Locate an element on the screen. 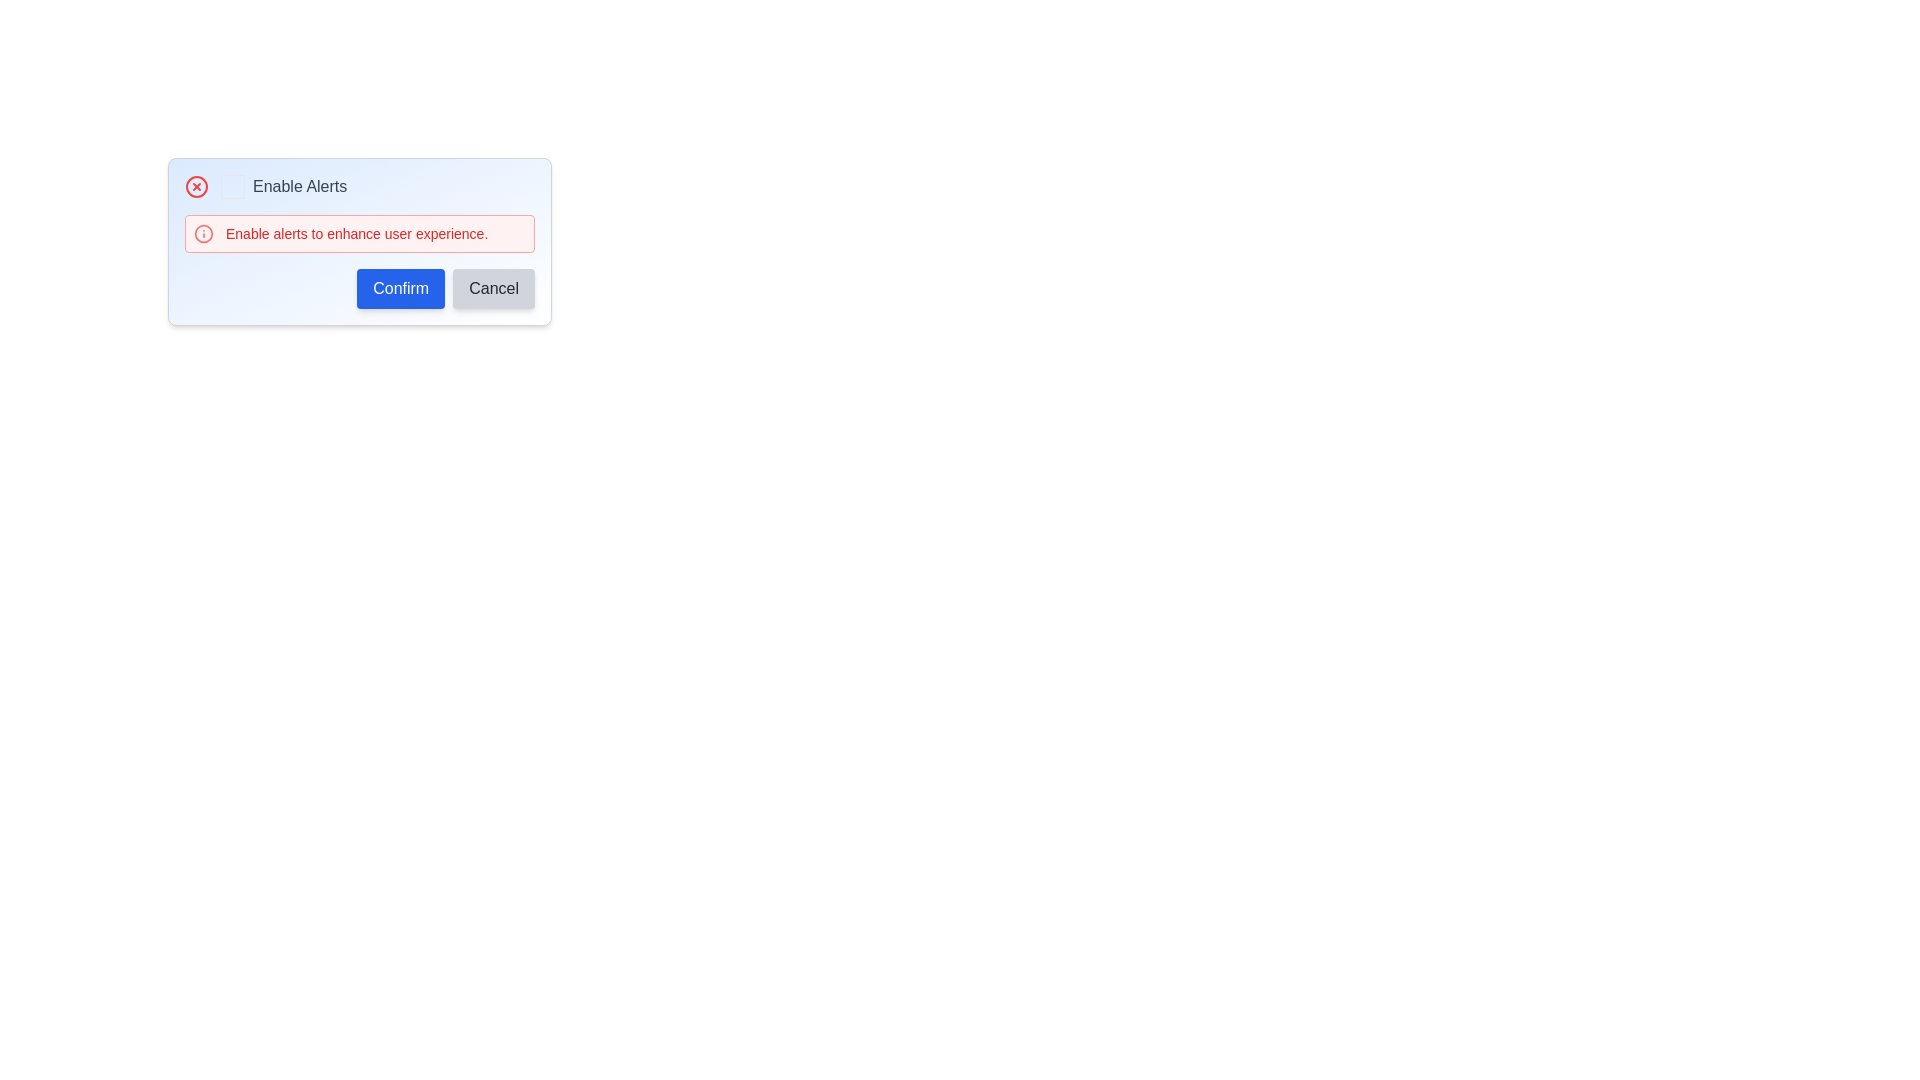 This screenshot has width=1920, height=1080. the Text Label that describes the adjacent checkbox for enabling alerts, located near the top-center of the dialog box interface is located at coordinates (299, 186).